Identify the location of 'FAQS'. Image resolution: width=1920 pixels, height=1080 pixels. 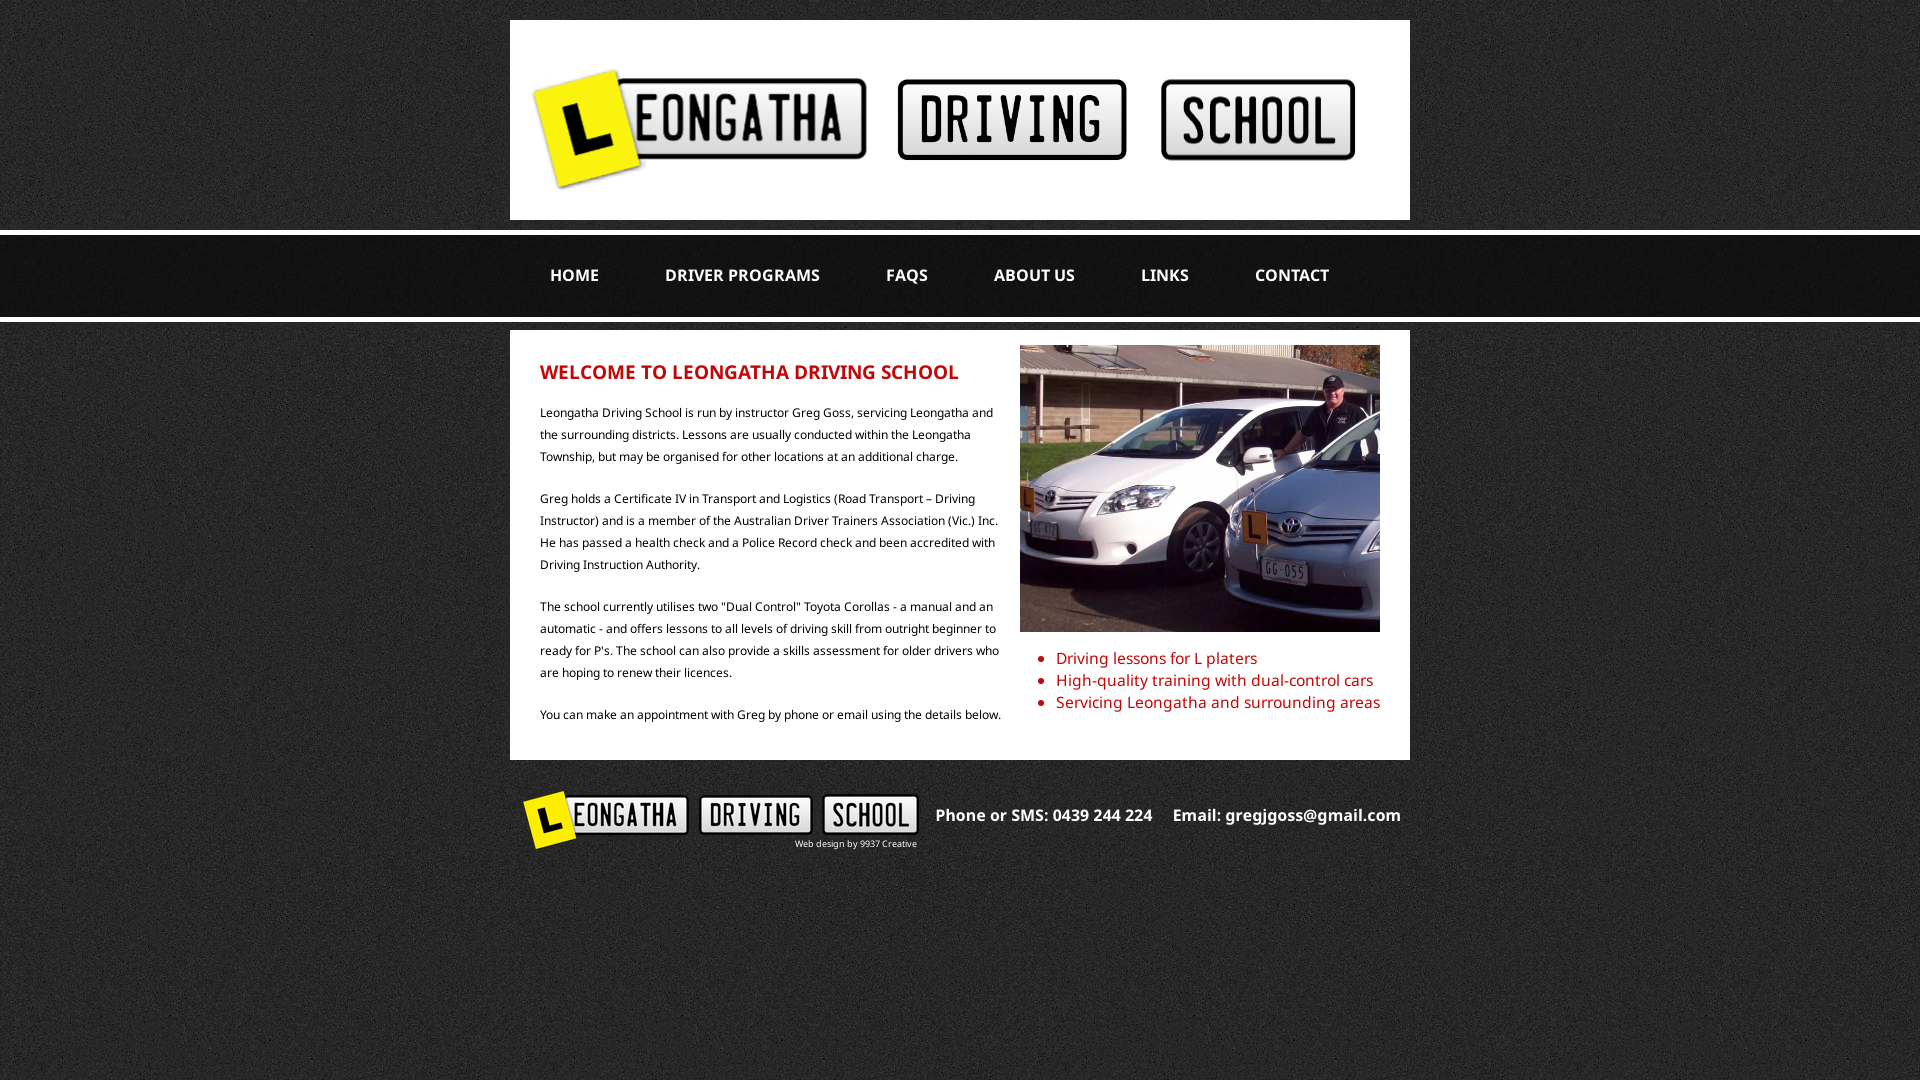
(906, 274).